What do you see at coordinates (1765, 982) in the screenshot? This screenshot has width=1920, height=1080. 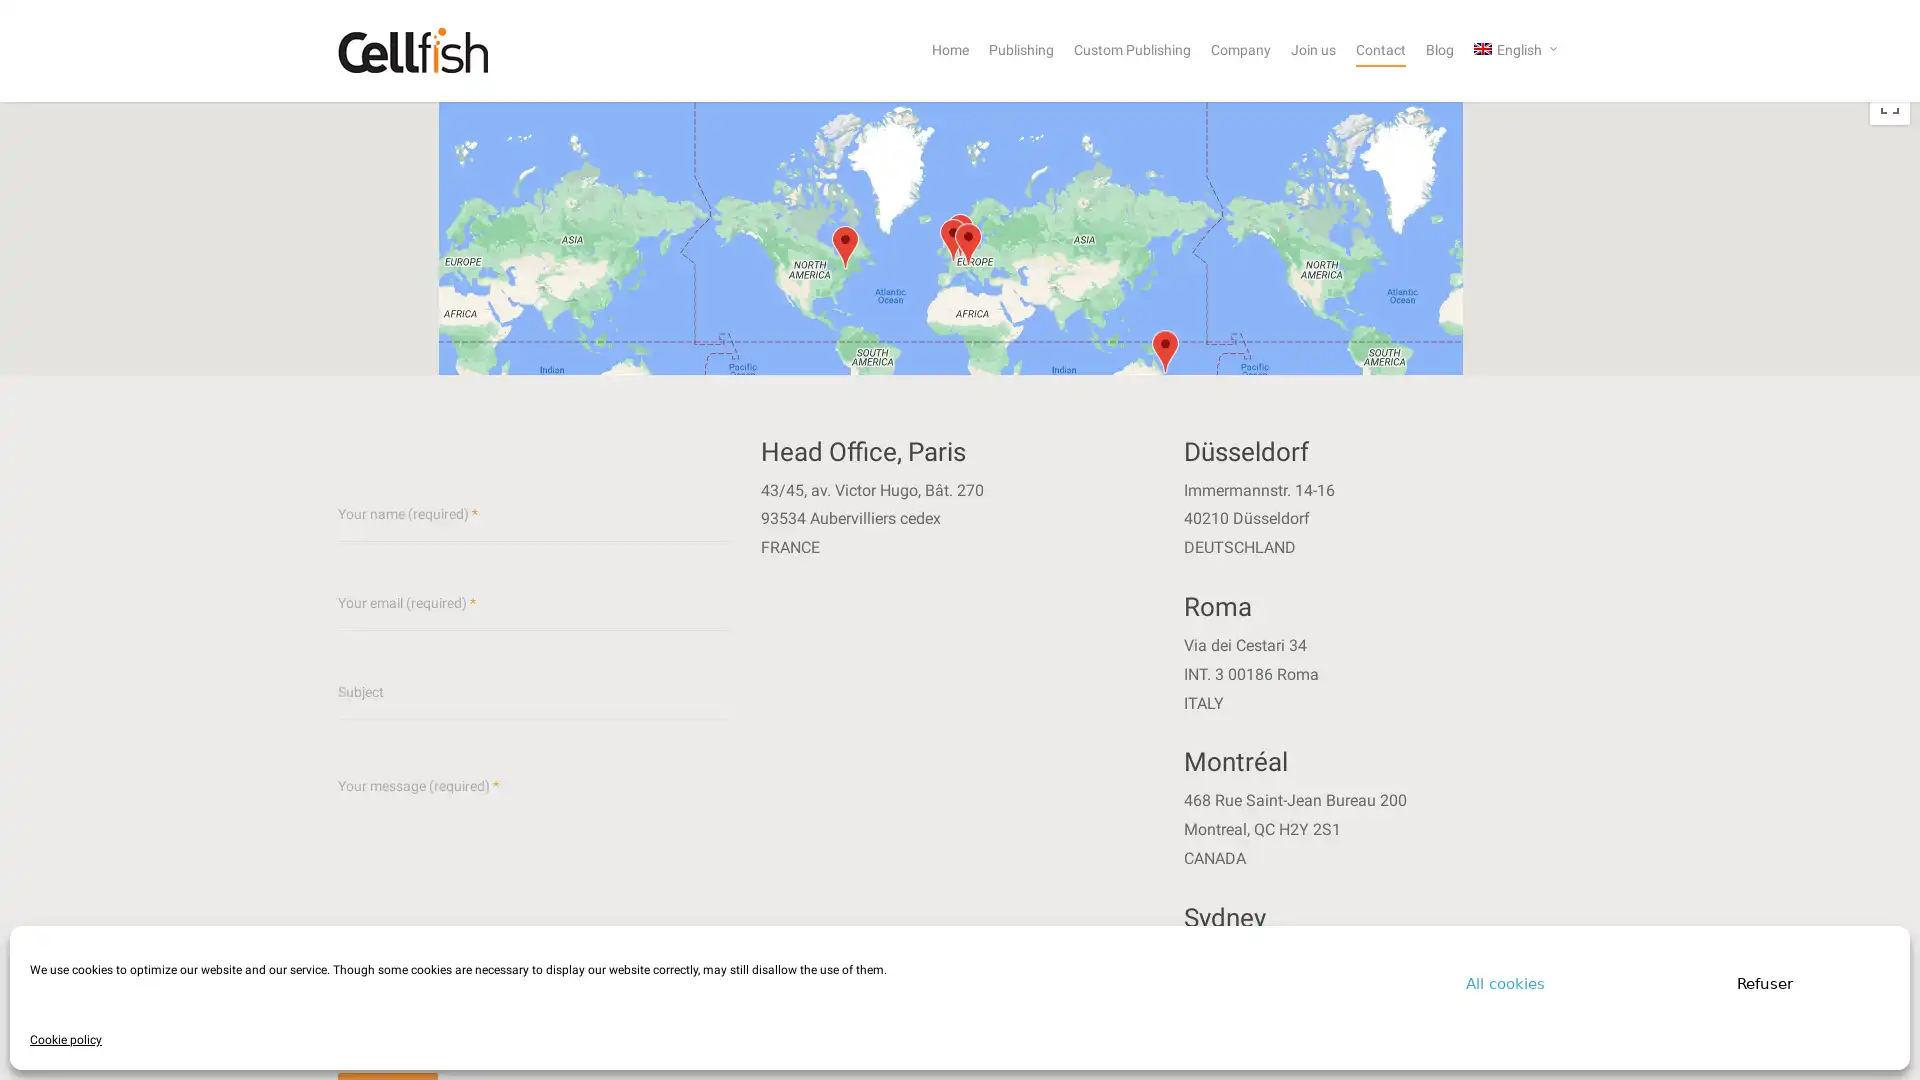 I see `Refuser` at bounding box center [1765, 982].